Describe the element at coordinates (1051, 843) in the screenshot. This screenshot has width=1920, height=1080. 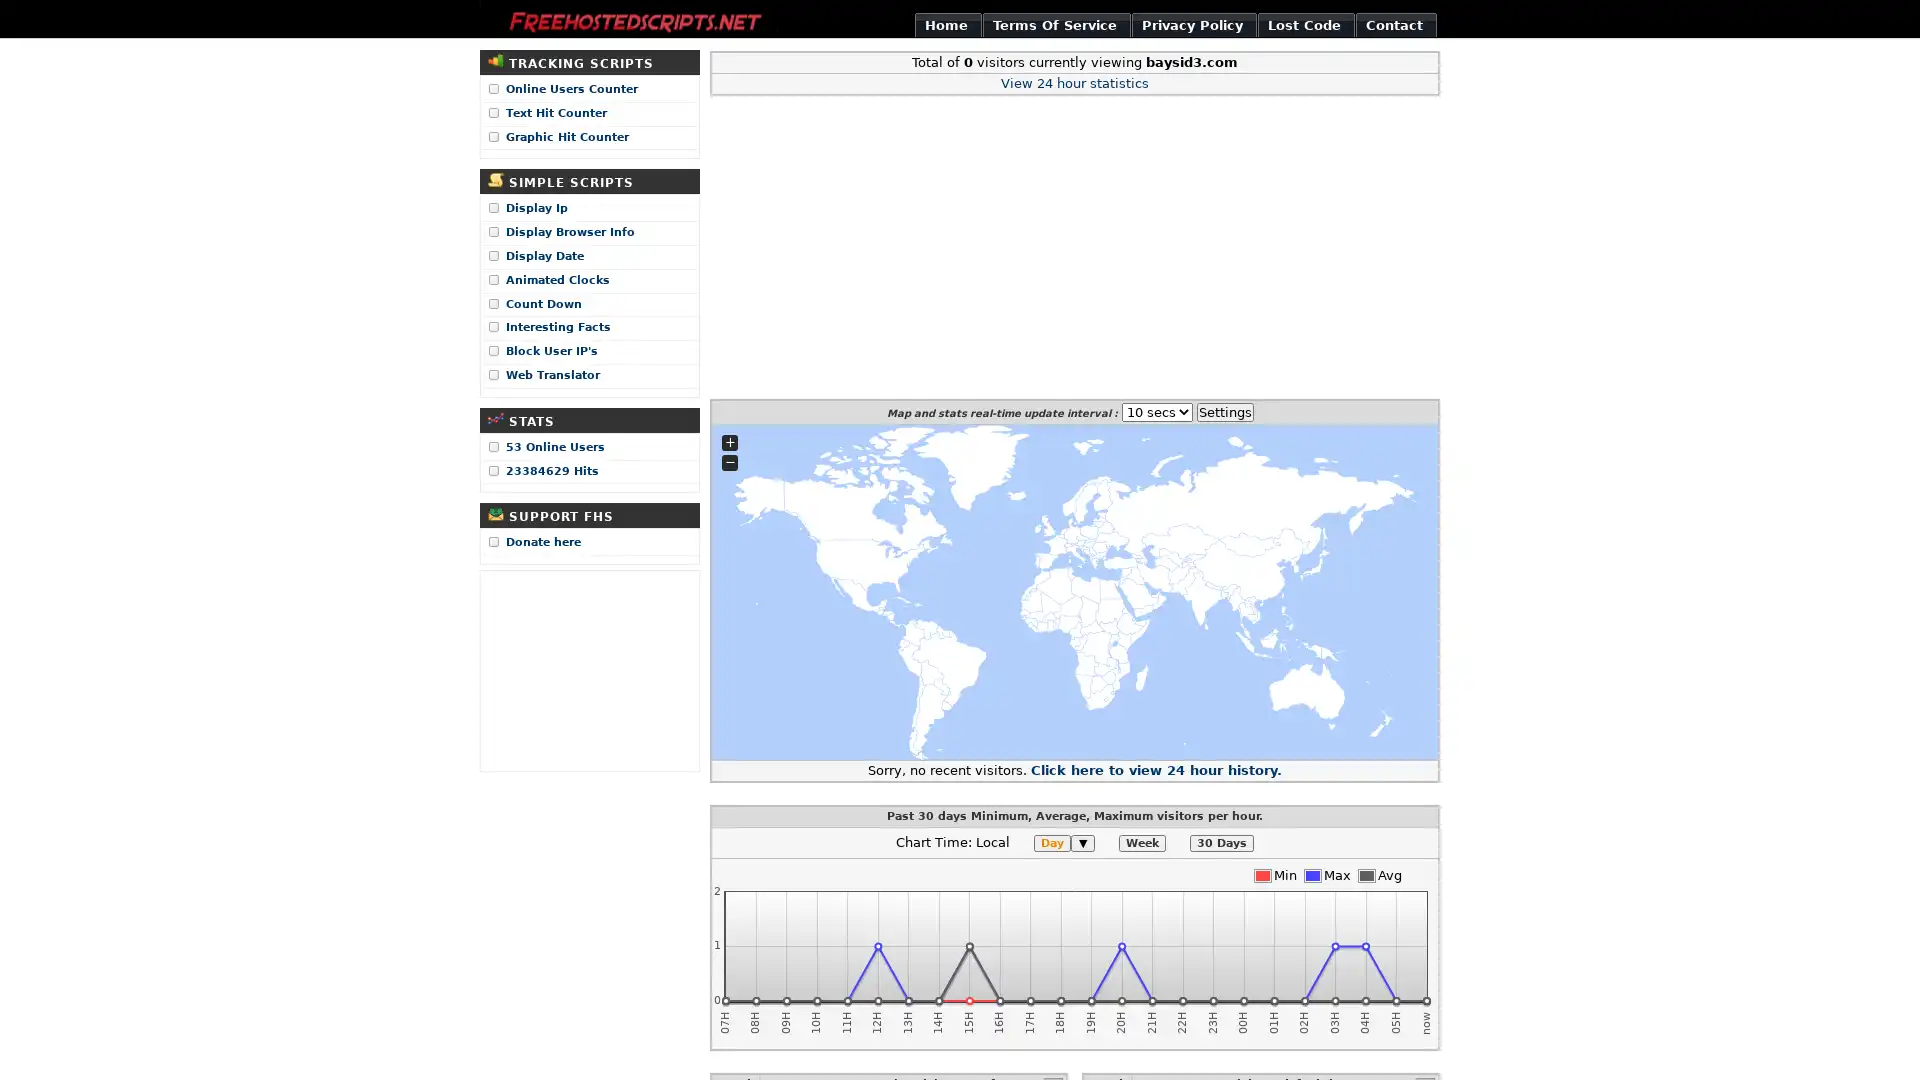
I see `Day` at that location.